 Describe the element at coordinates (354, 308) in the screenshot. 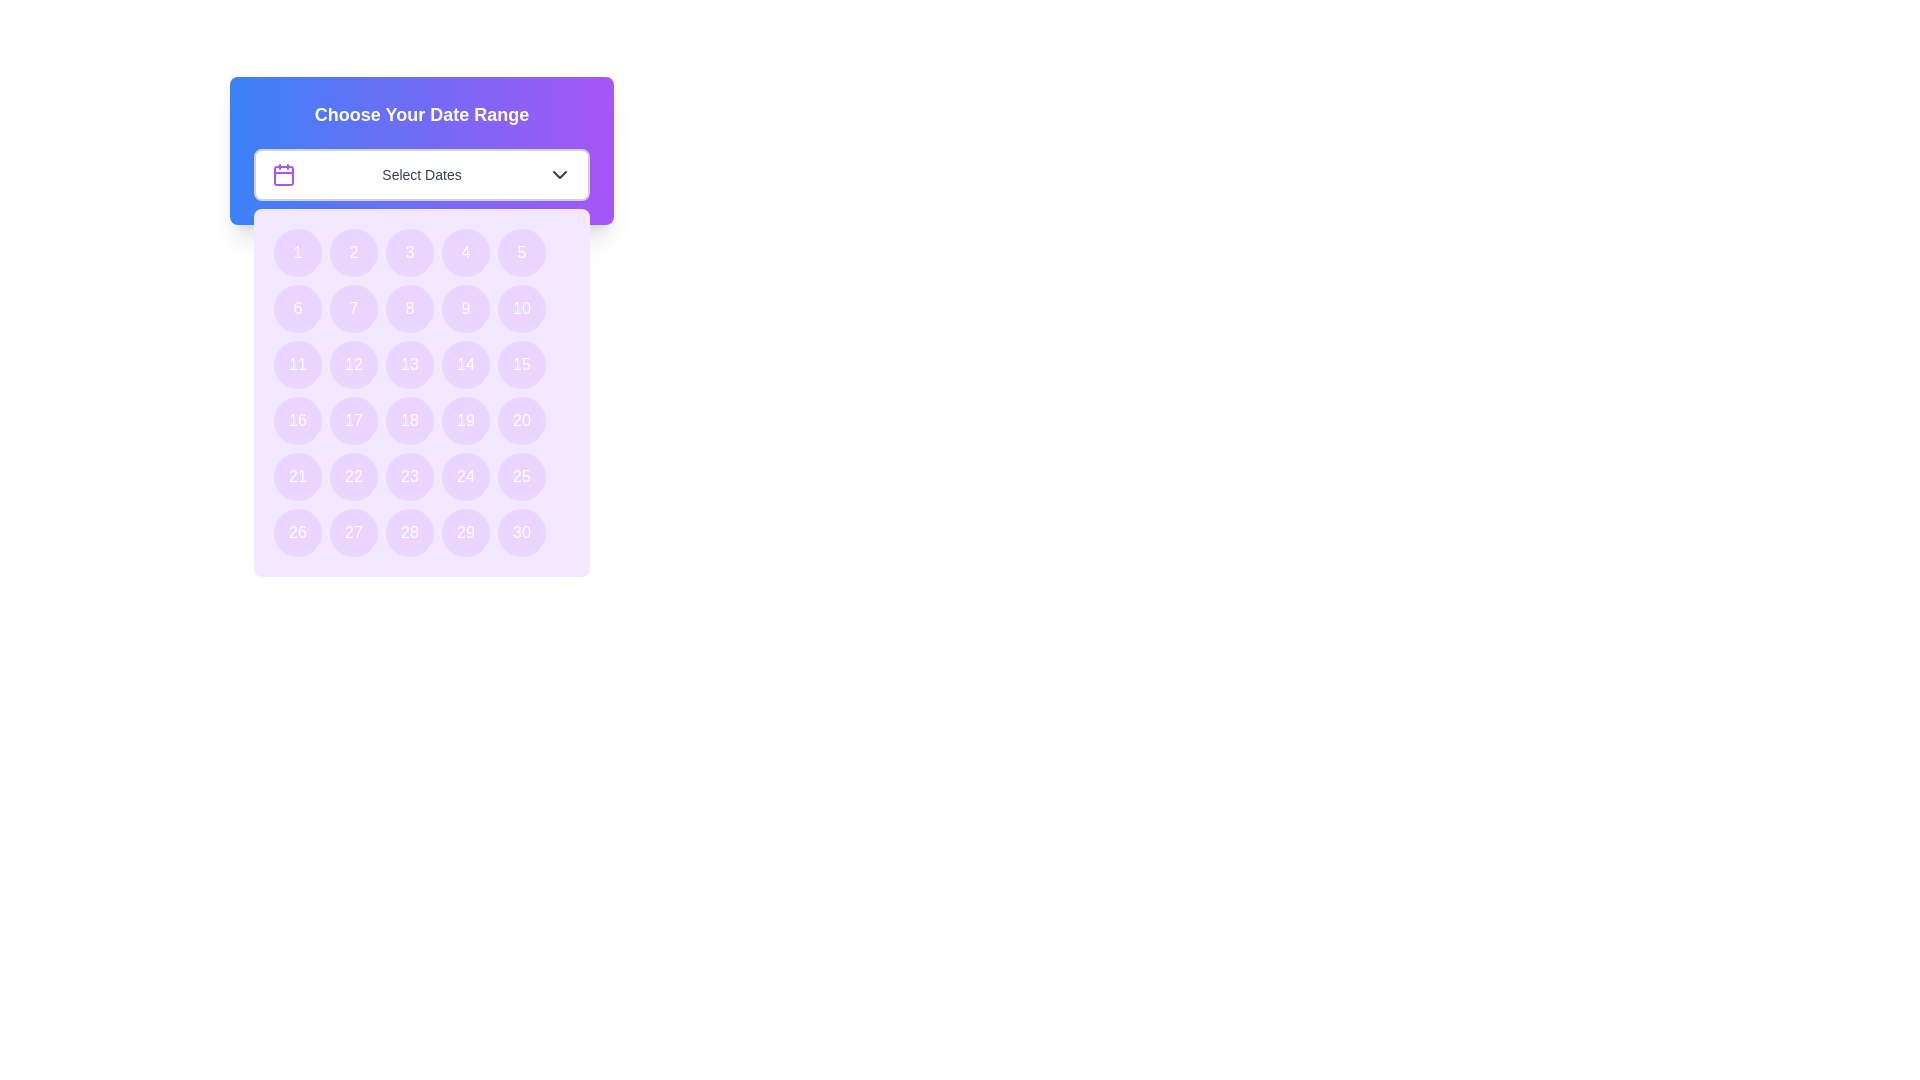

I see `the circular button displaying the number '7'` at that location.